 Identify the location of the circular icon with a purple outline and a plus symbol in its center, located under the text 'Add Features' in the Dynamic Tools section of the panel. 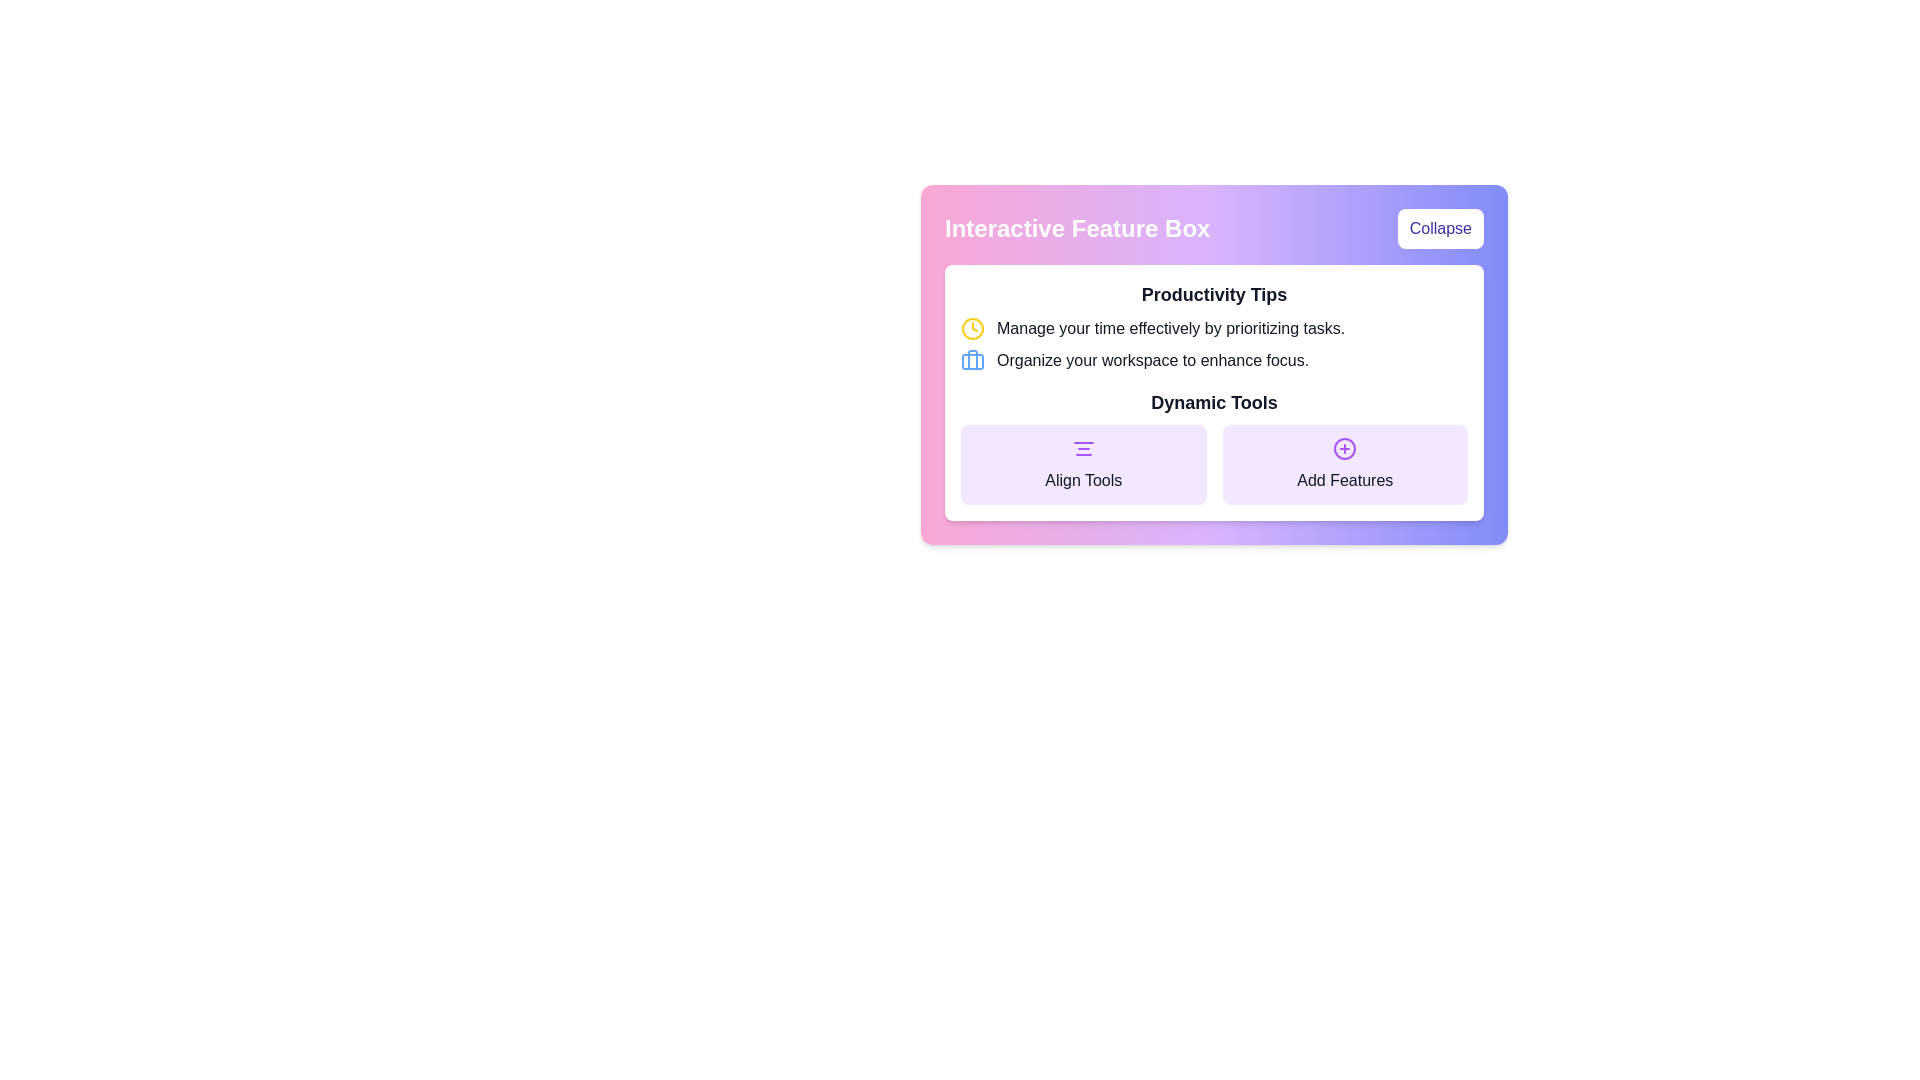
(1345, 447).